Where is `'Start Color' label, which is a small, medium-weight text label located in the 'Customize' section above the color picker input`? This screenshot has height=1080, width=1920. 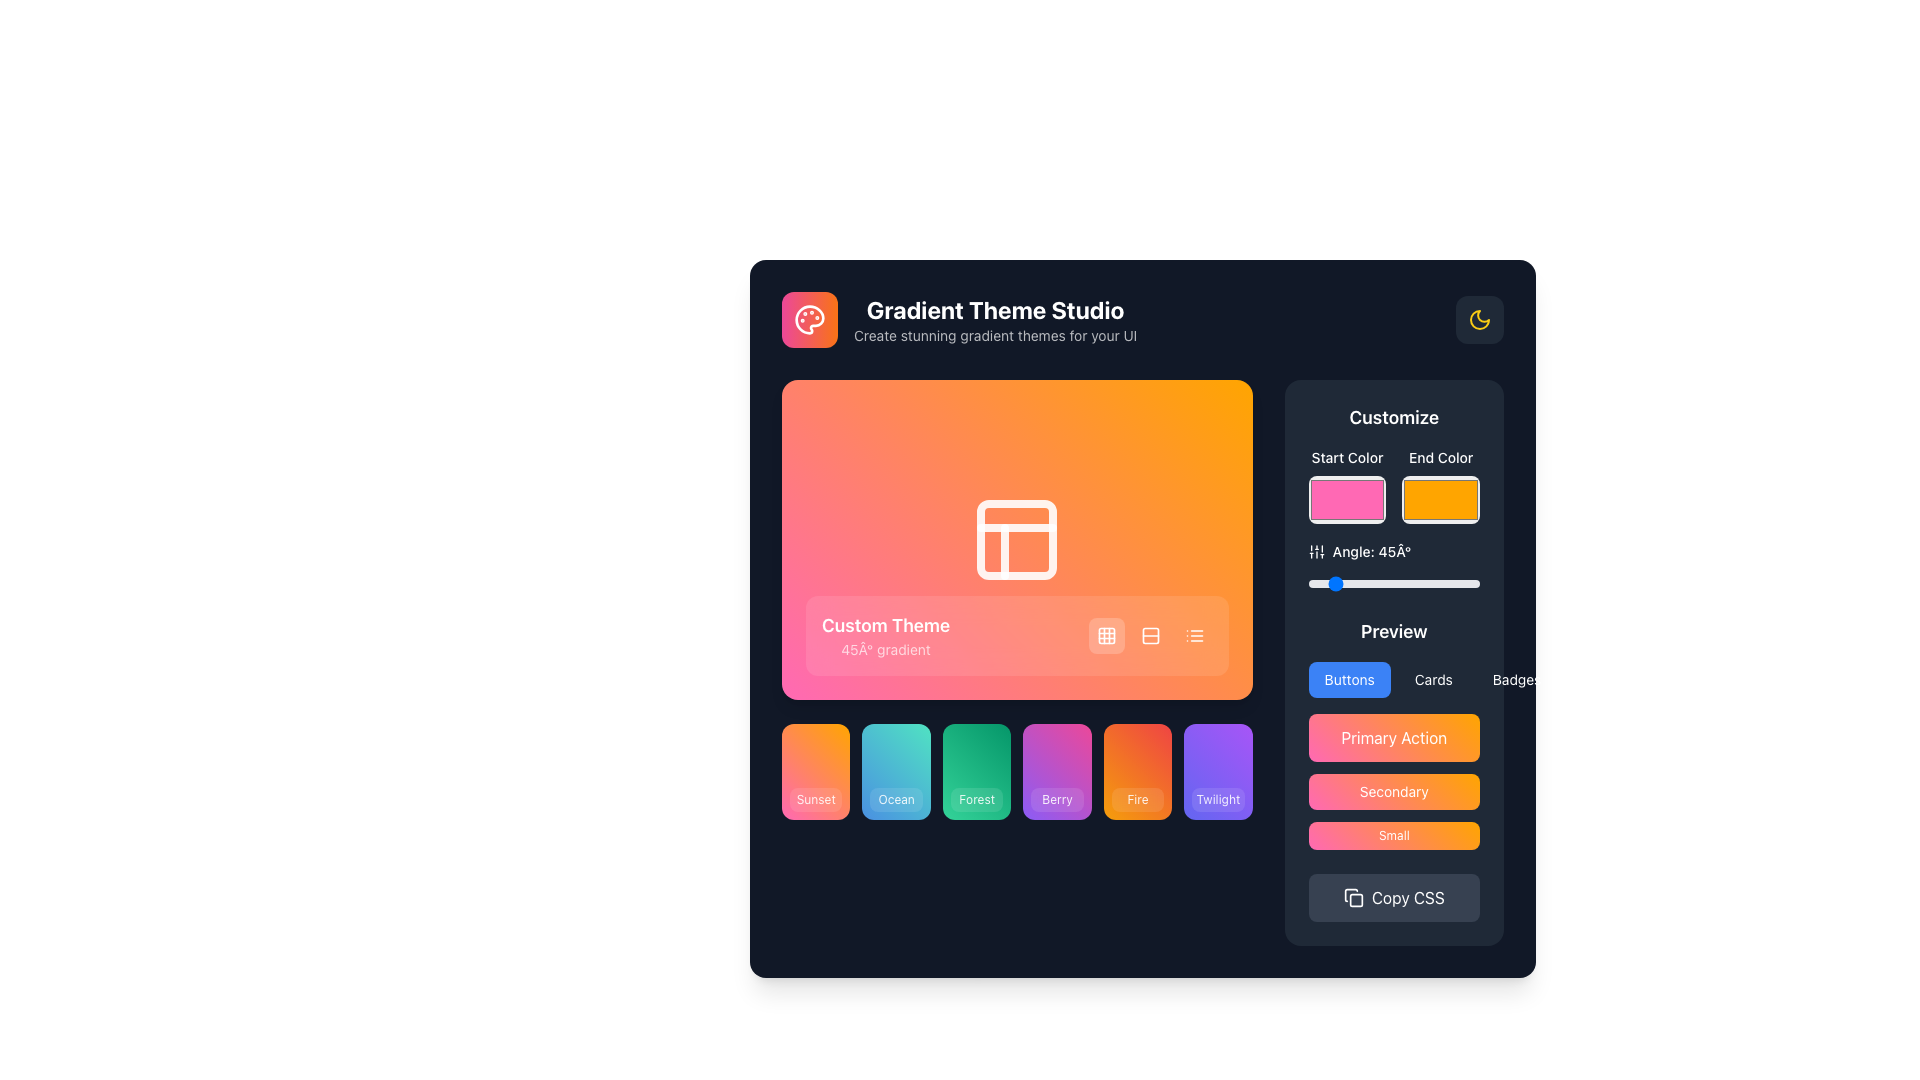
'Start Color' label, which is a small, medium-weight text label located in the 'Customize' section above the color picker input is located at coordinates (1347, 458).